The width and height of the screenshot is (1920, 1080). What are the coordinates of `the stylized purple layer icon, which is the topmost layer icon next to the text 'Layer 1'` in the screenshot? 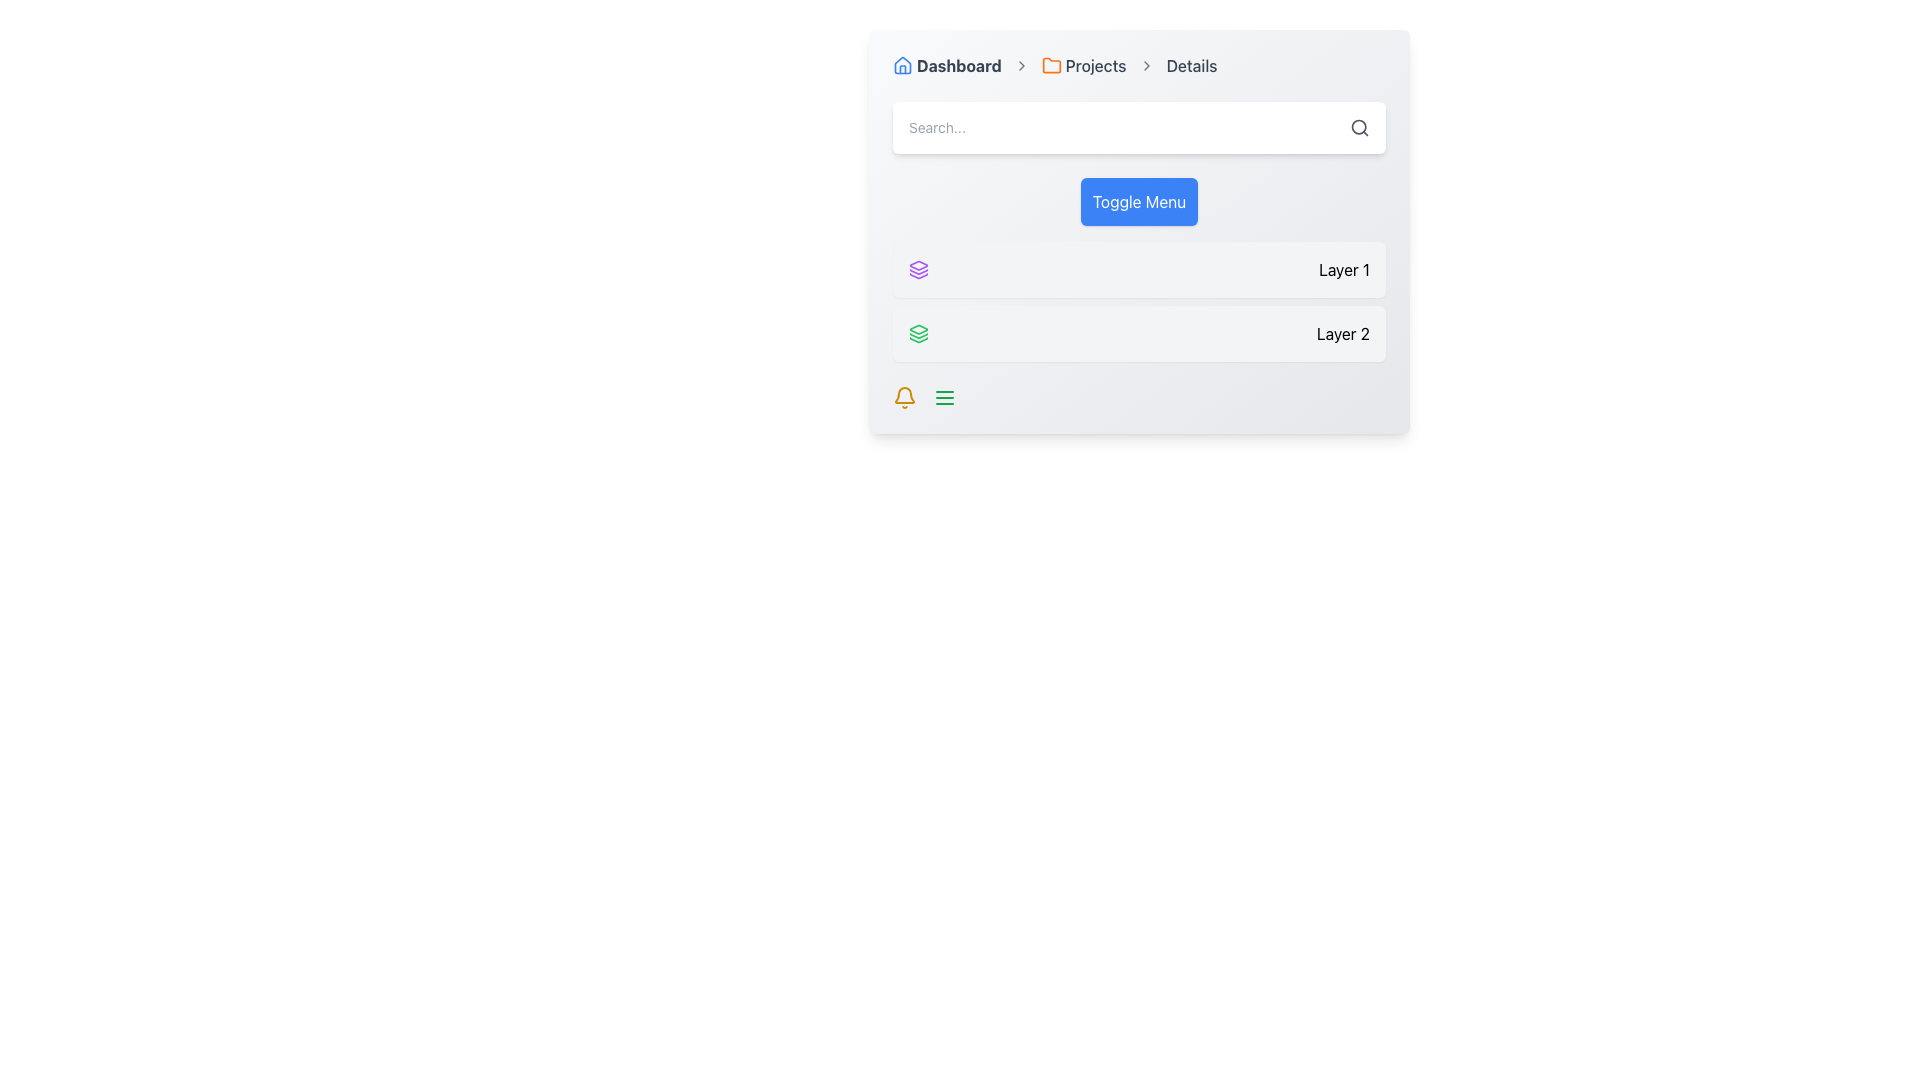 It's located at (918, 264).